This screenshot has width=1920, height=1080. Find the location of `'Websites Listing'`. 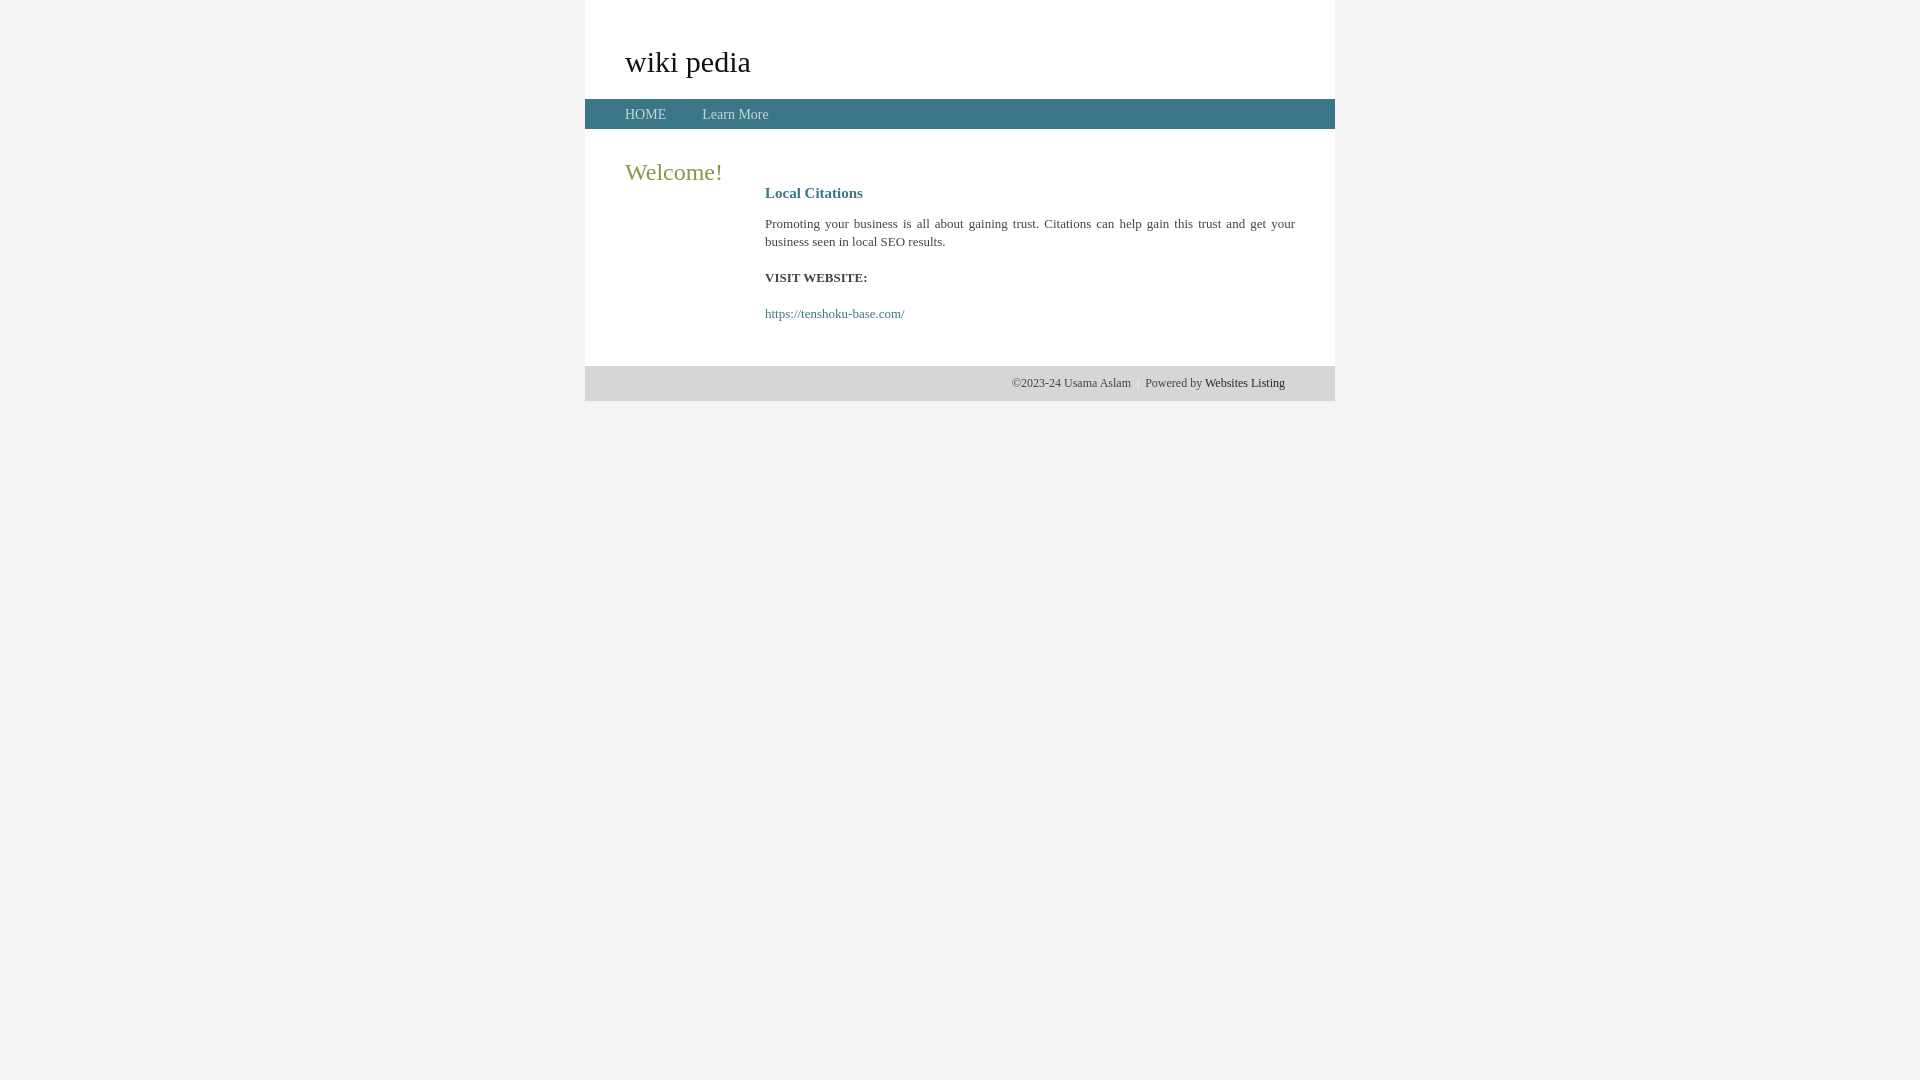

'Websites Listing' is located at coordinates (1243, 382).